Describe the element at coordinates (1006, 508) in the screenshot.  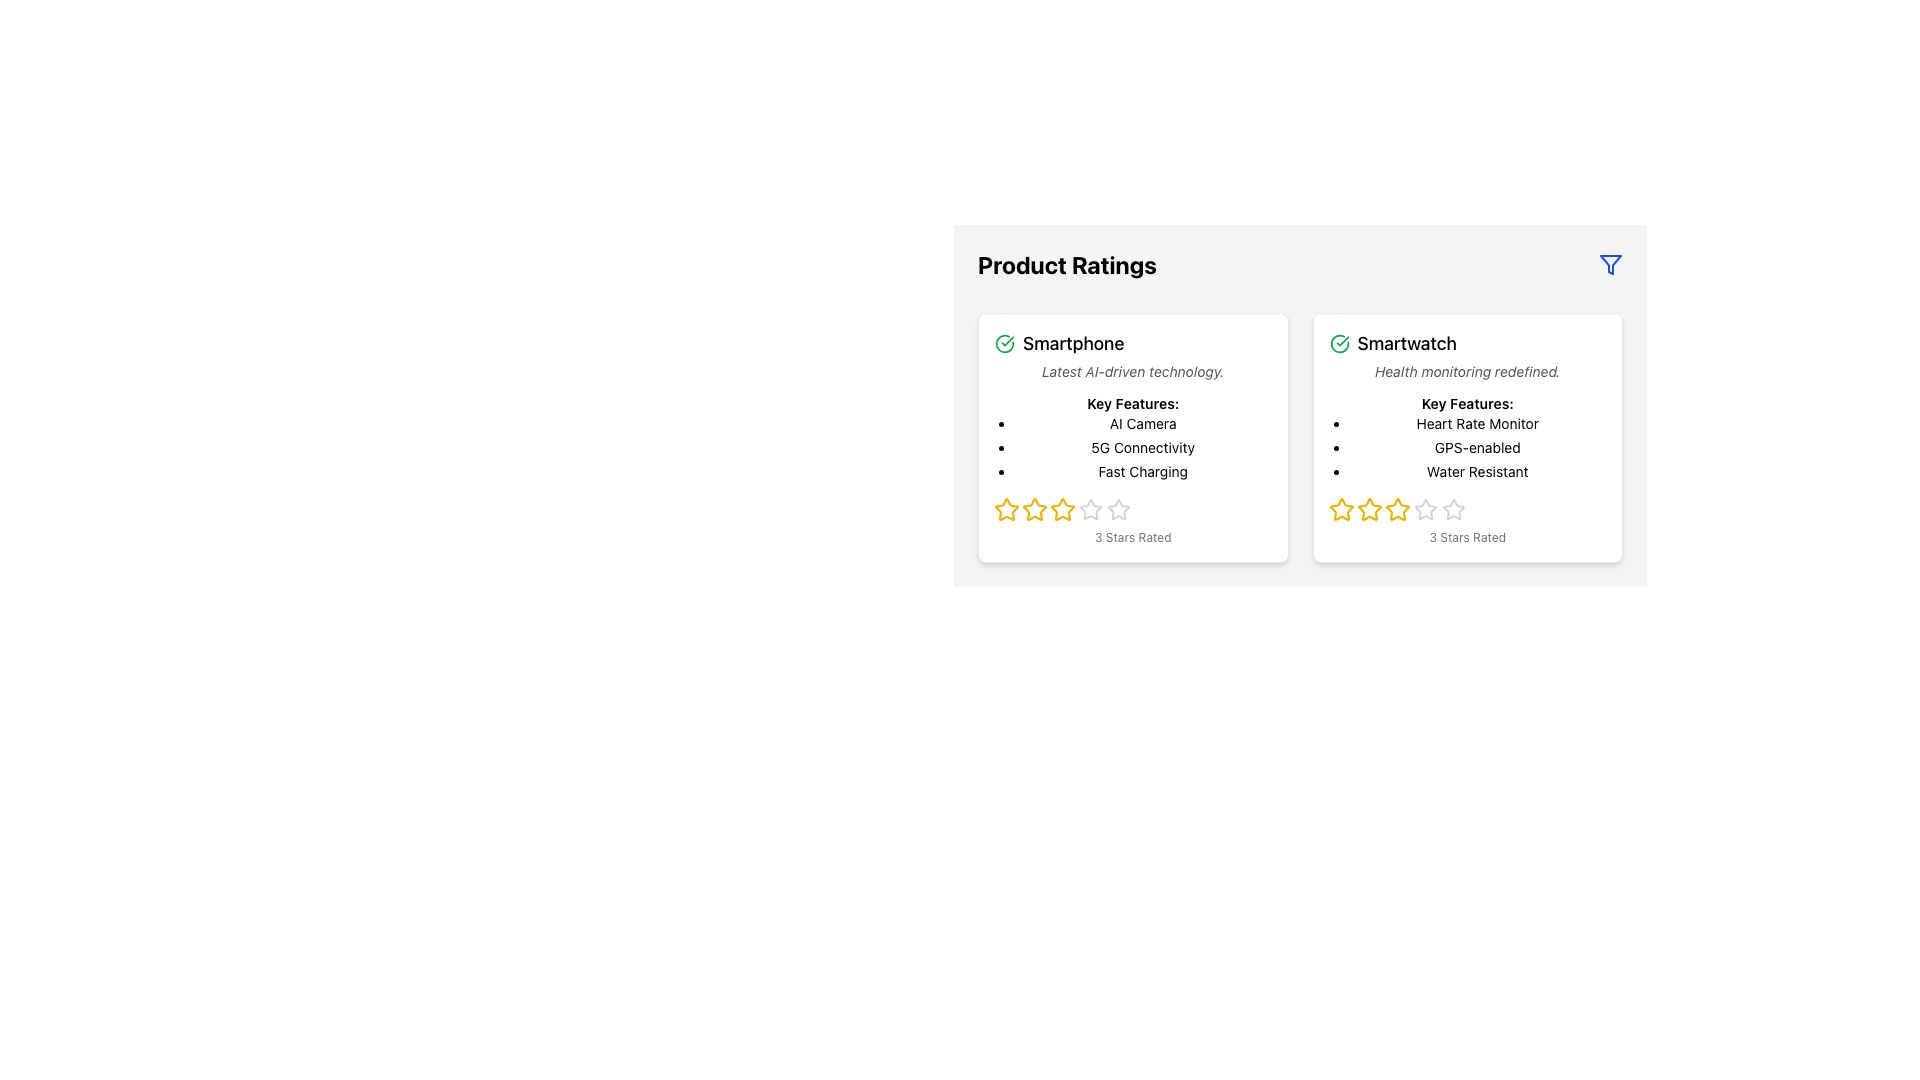
I see `the first star in the rating section of the 'Smartphone' product card to give a rating` at that location.